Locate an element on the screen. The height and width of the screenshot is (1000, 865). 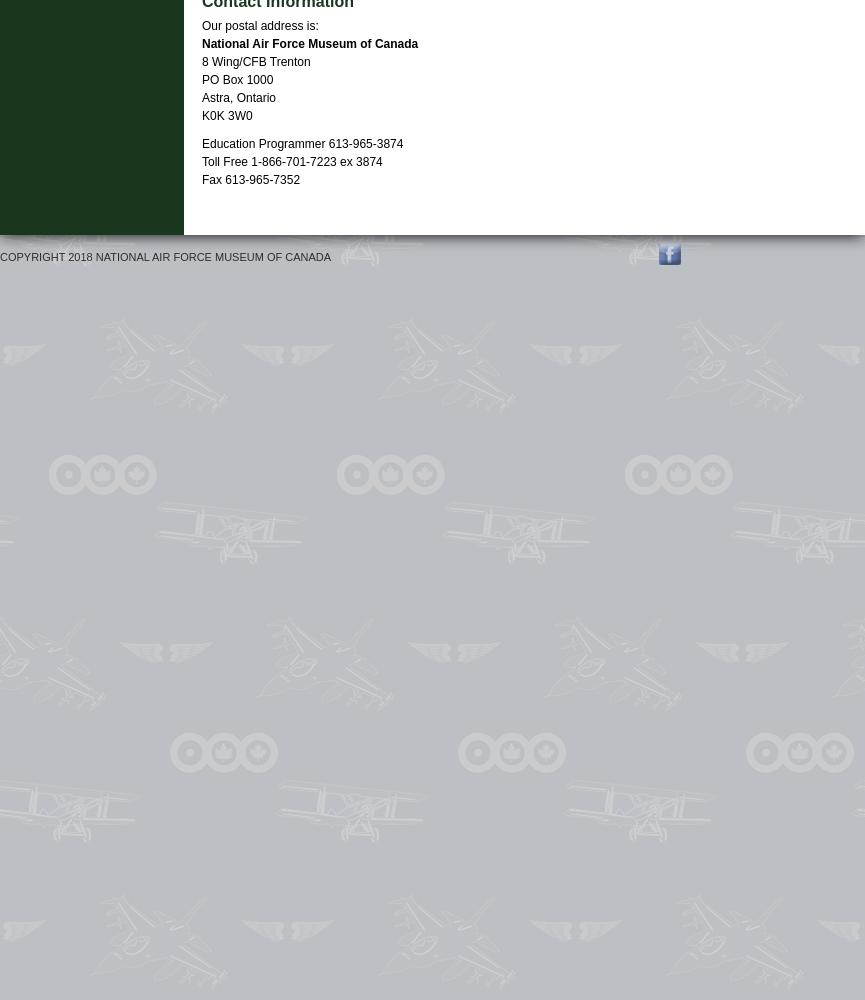
'8 Wing/CFB Trenton' is located at coordinates (200, 62).